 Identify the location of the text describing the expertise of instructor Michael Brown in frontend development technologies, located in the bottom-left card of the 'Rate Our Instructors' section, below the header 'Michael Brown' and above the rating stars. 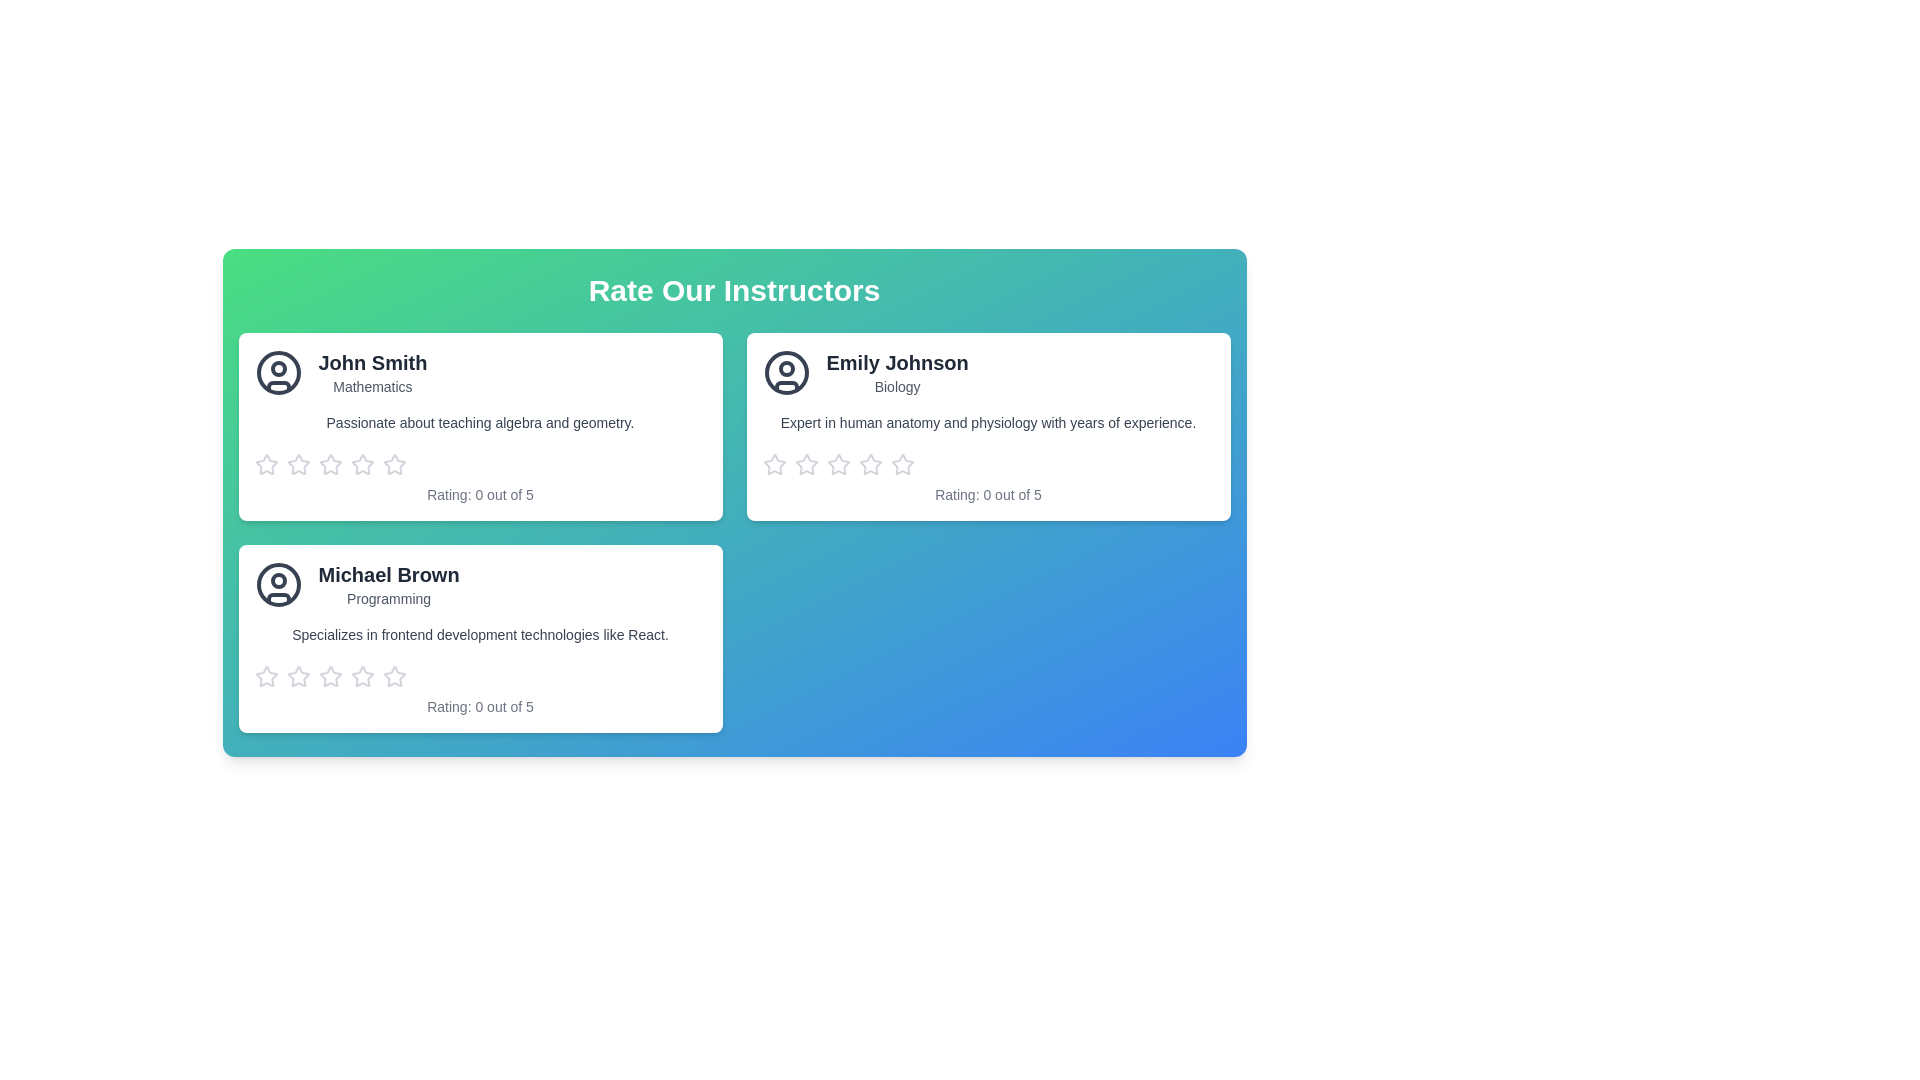
(480, 635).